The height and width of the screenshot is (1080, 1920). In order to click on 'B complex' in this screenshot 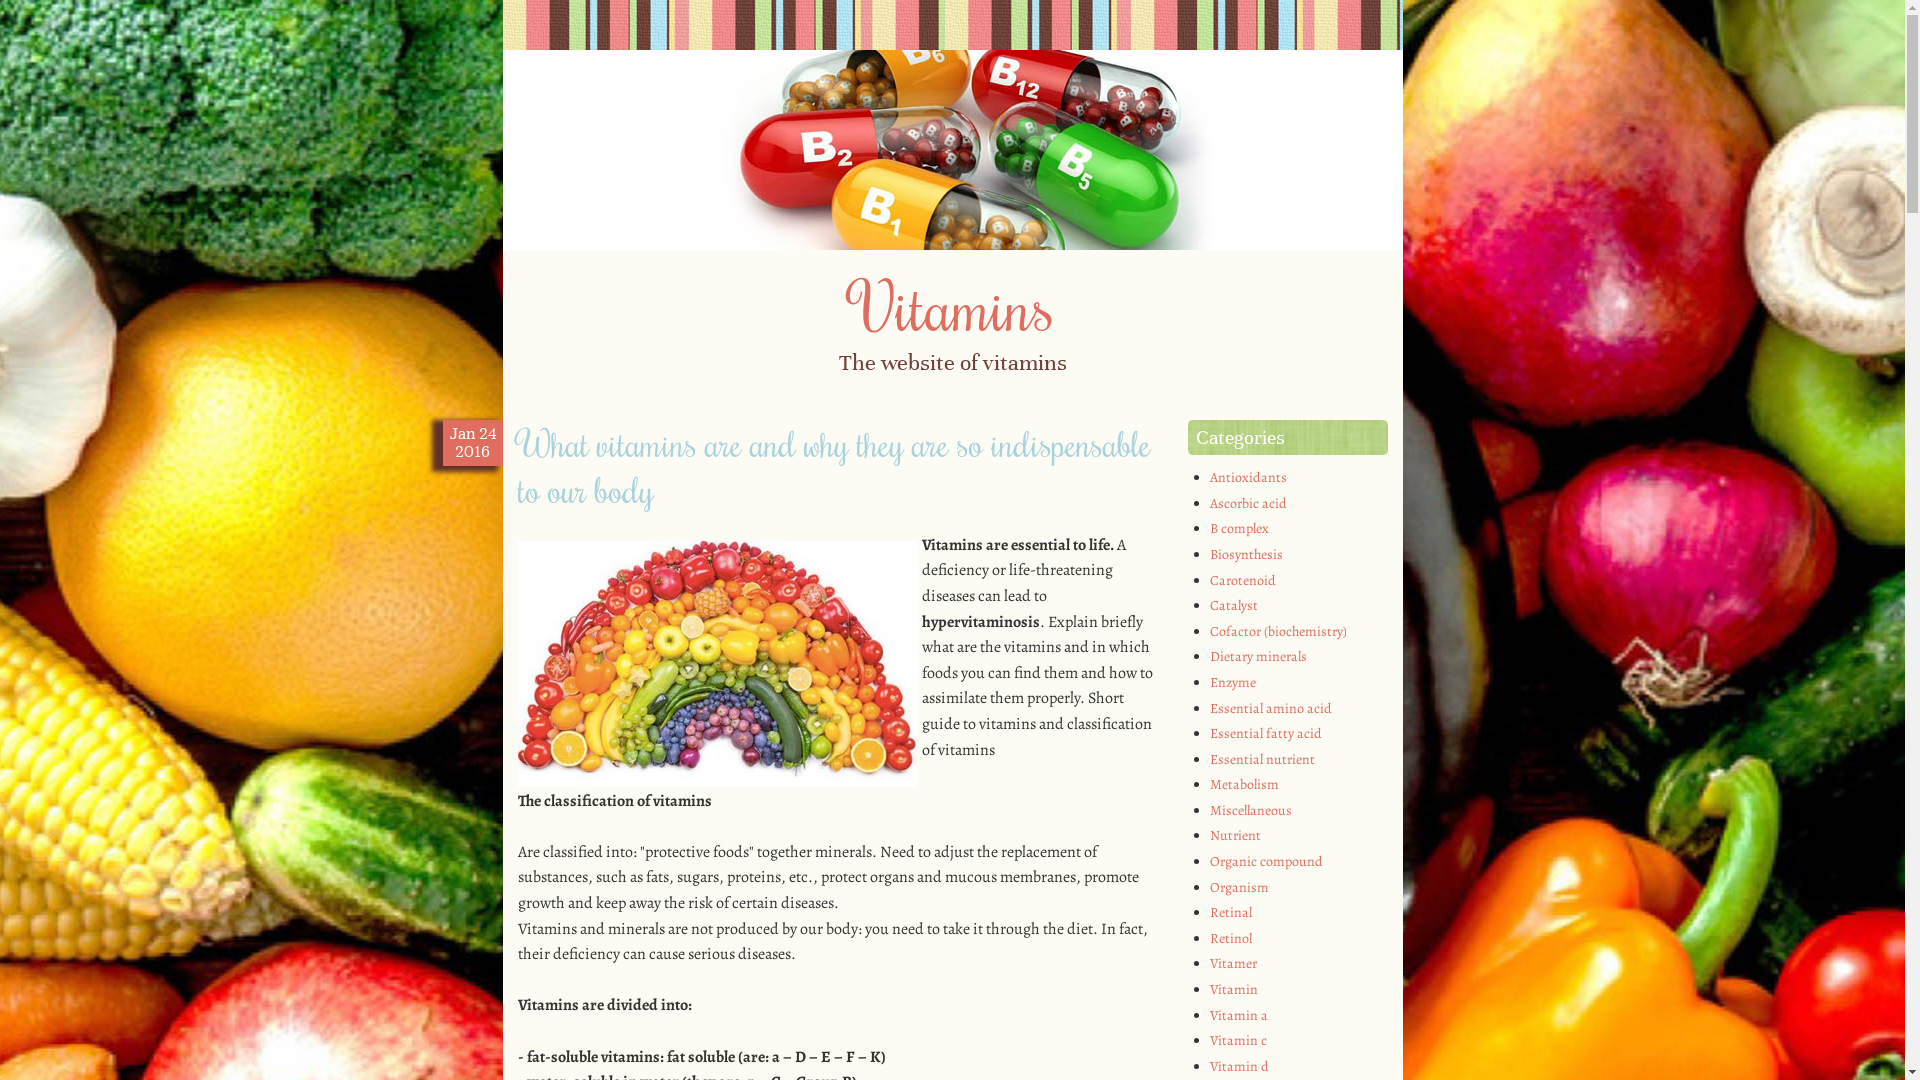, I will do `click(1238, 527)`.